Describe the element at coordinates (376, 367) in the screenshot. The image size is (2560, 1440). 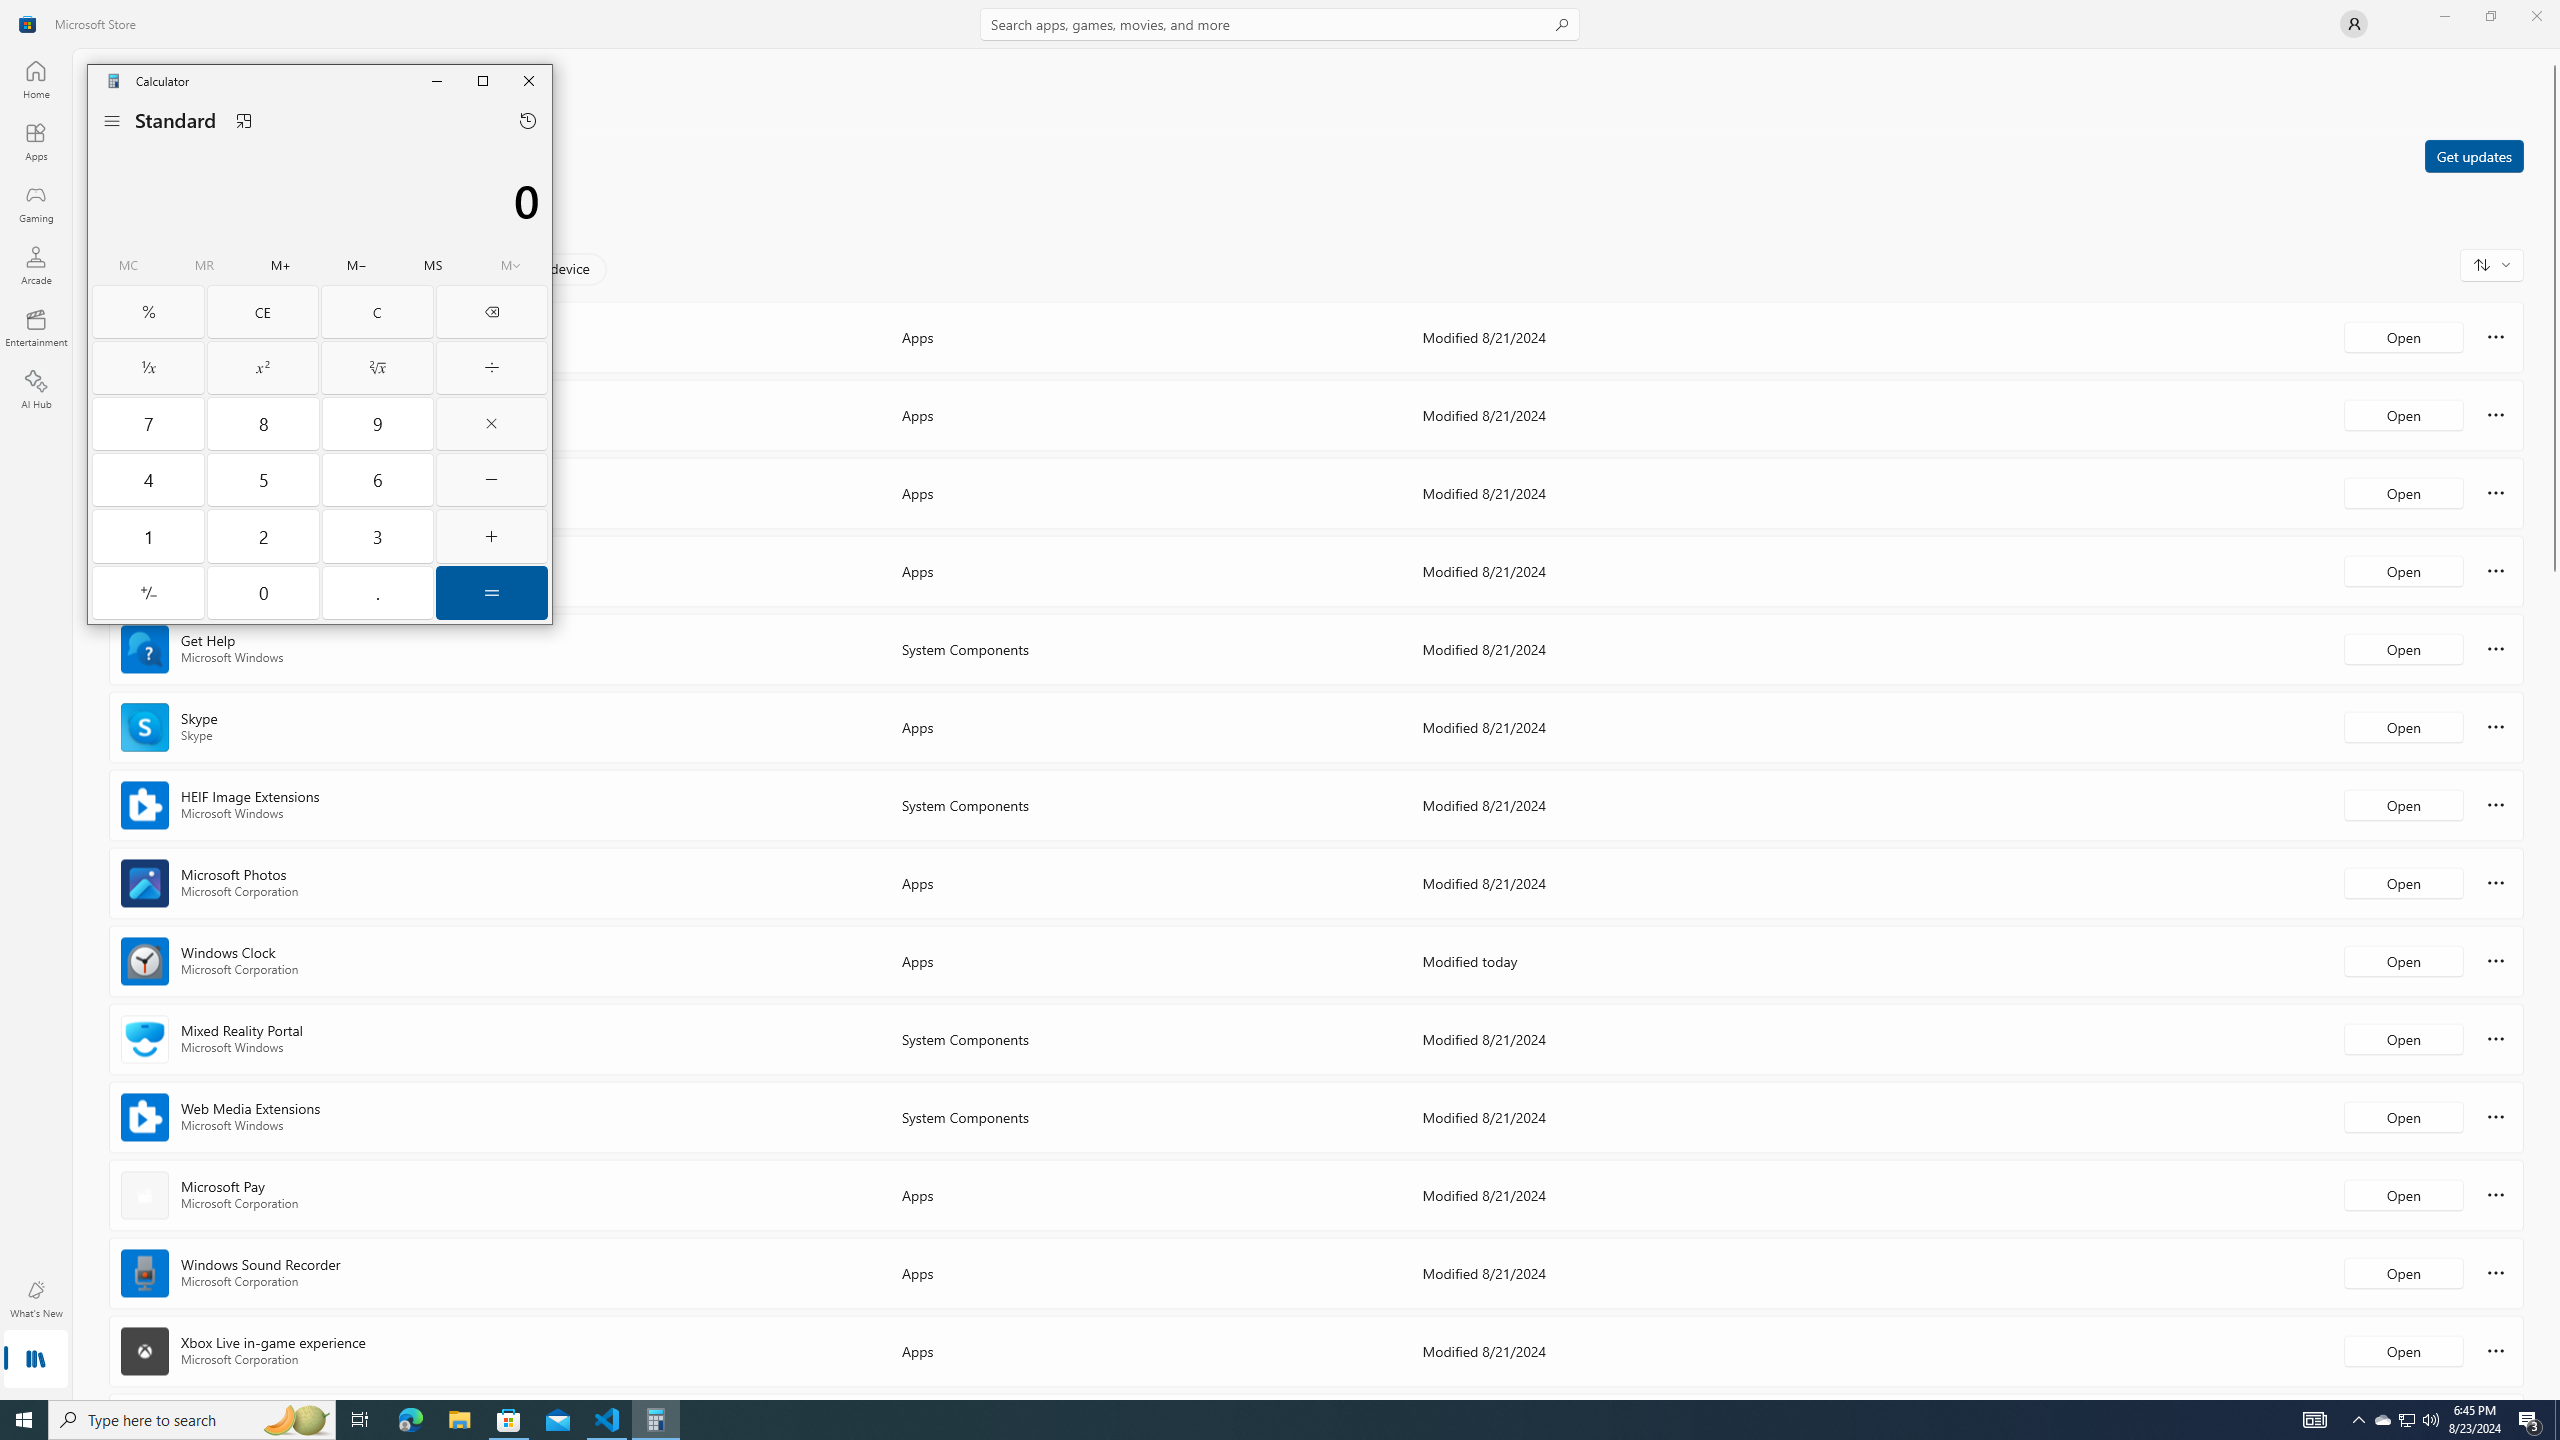
I see `'Square root'` at that location.